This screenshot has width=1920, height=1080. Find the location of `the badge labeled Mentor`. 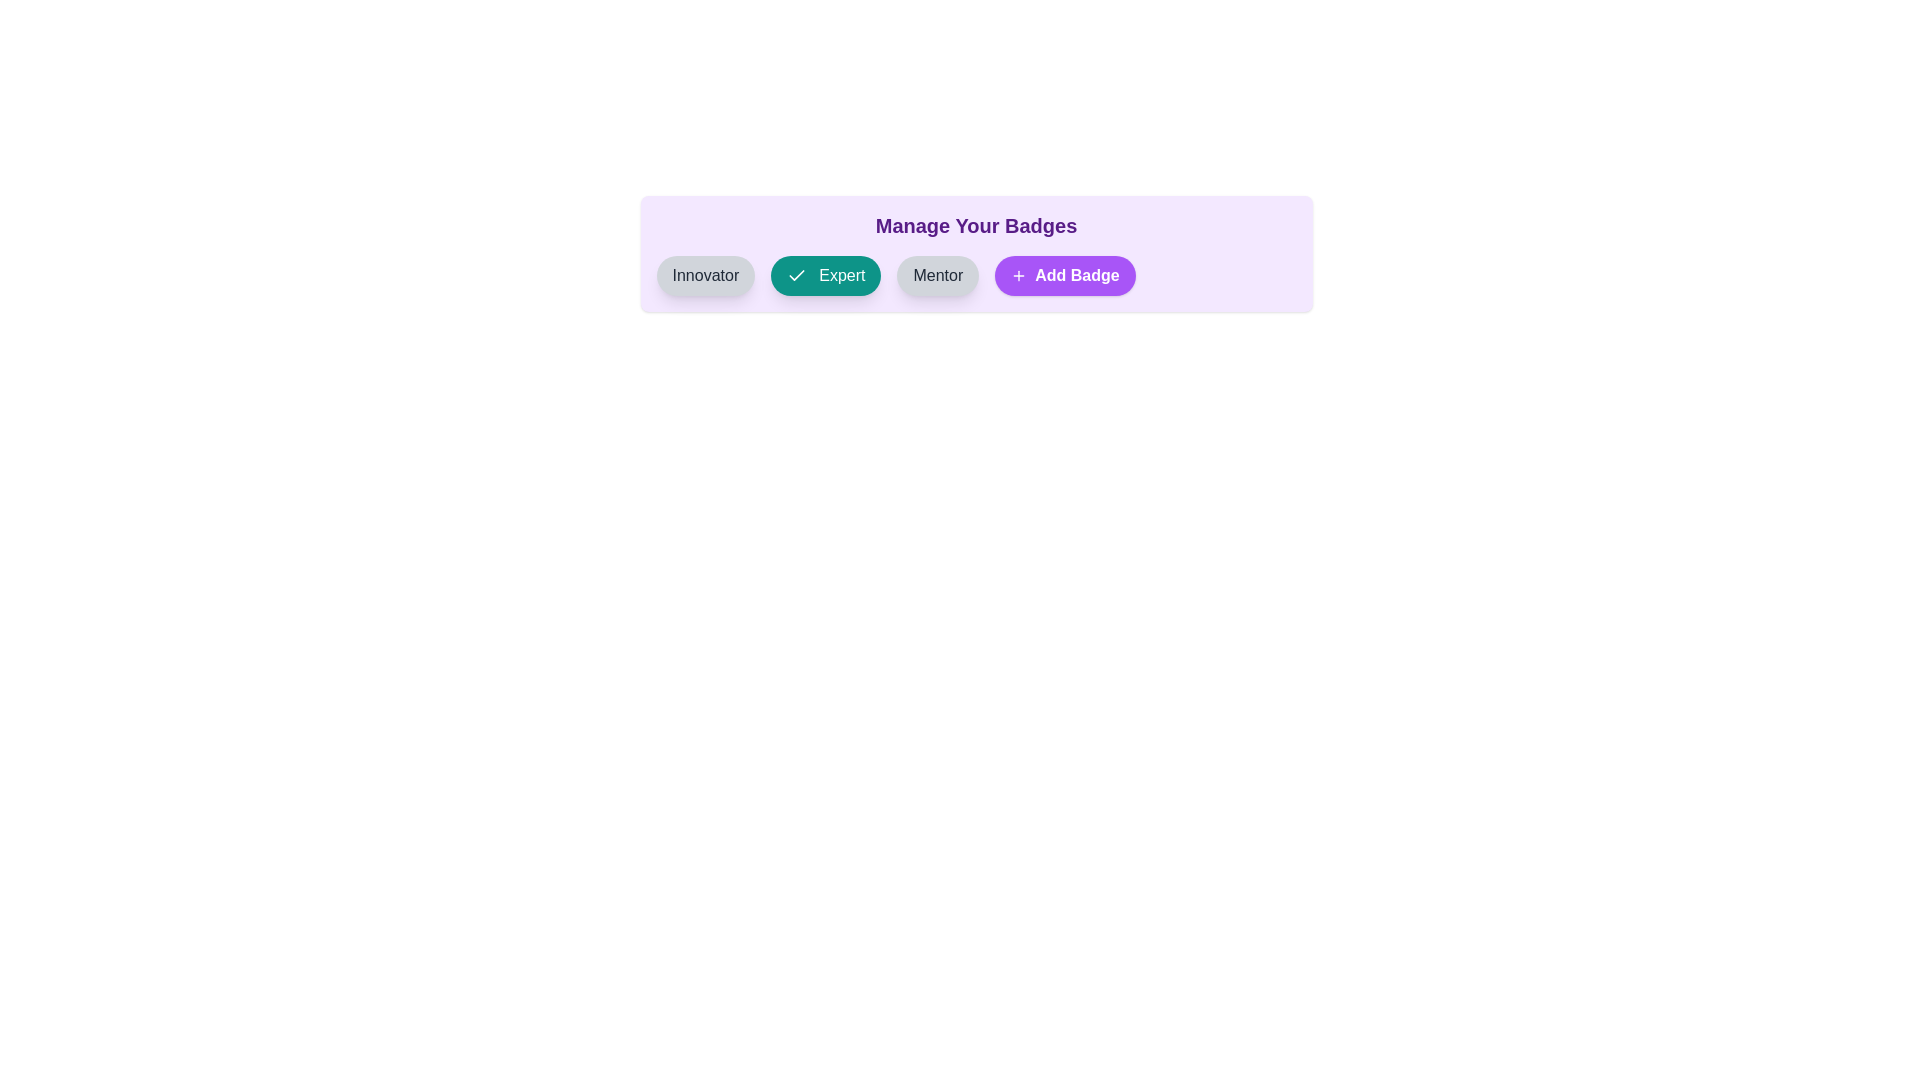

the badge labeled Mentor is located at coordinates (937, 276).